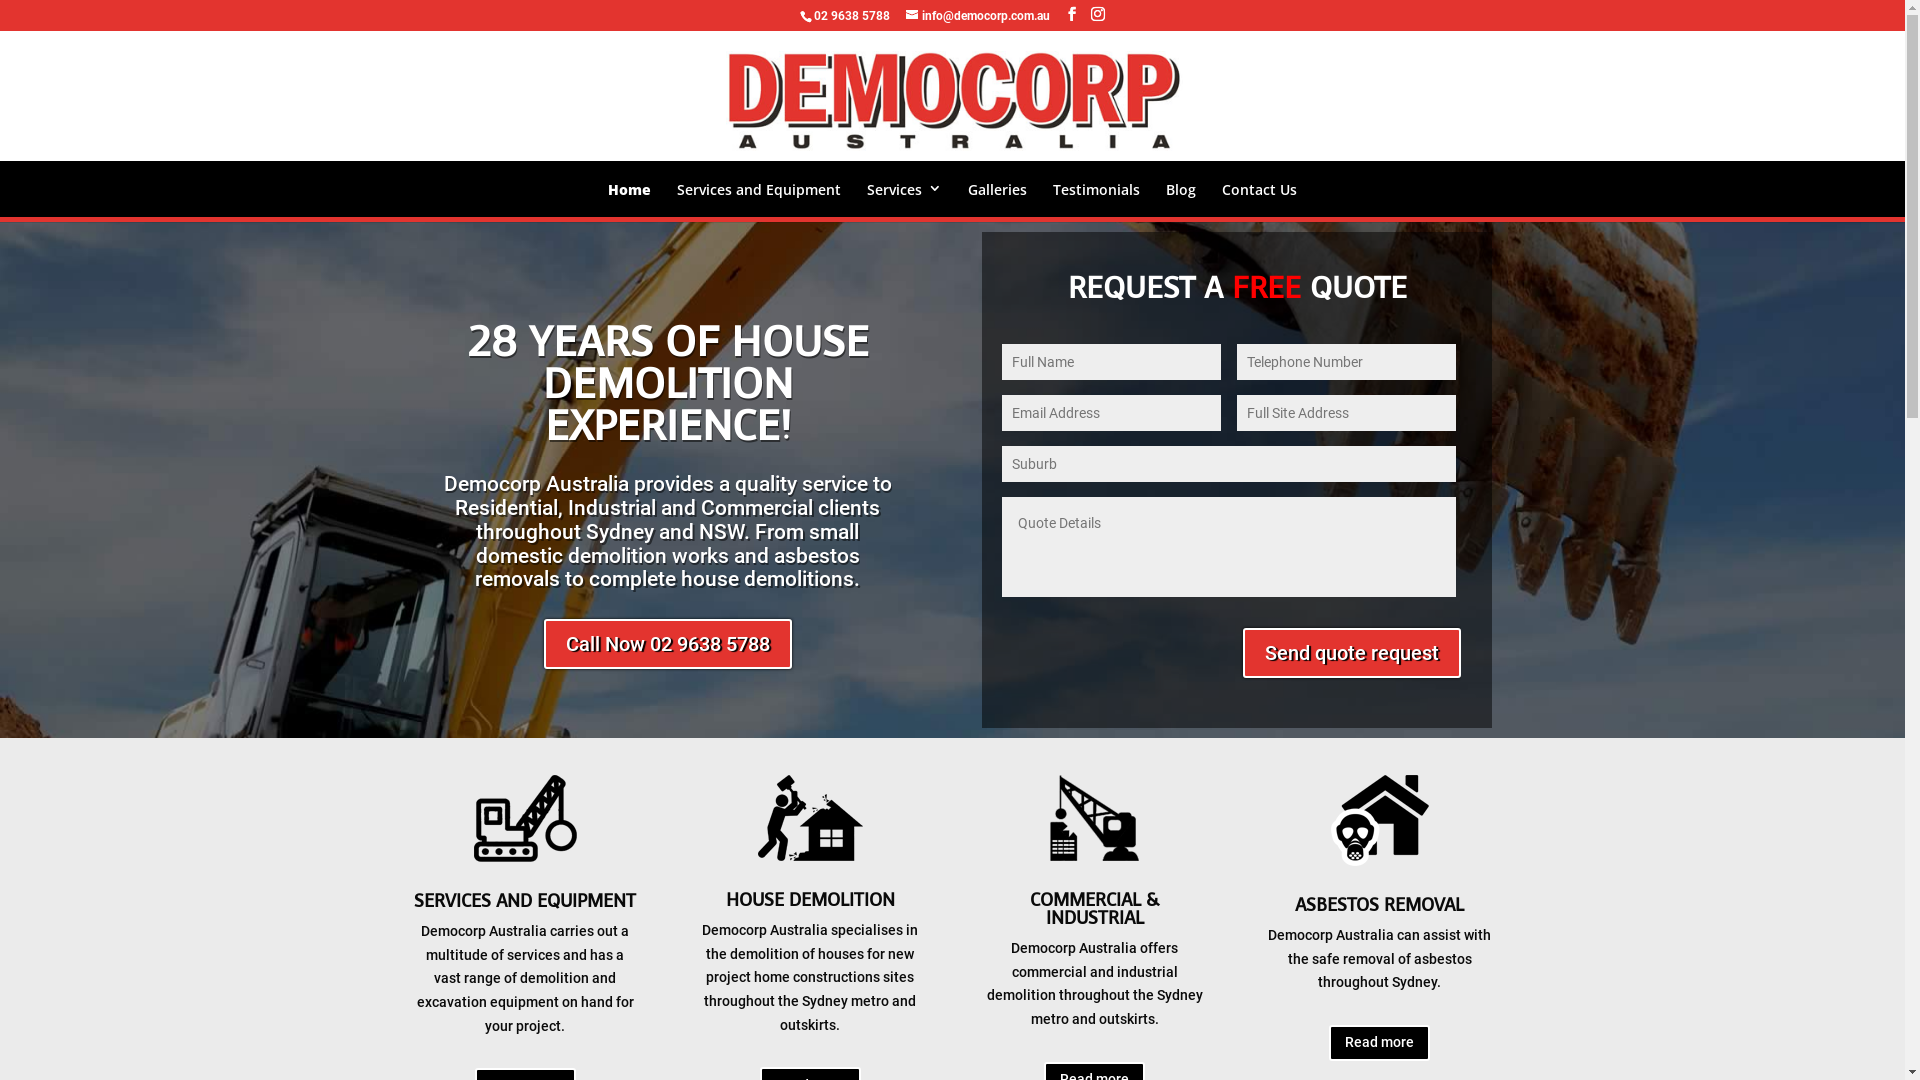 This screenshot has width=1920, height=1080. Describe the element at coordinates (997, 189) in the screenshot. I see `'Galleries'` at that location.